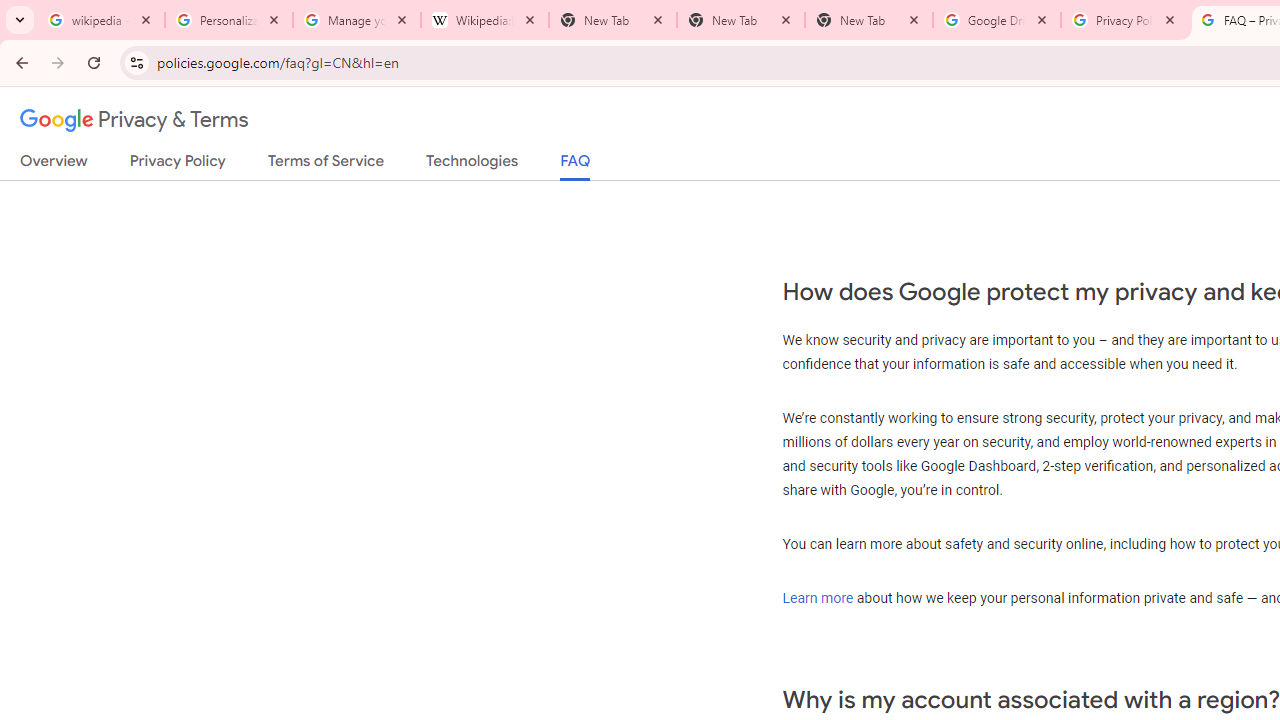 The image size is (1280, 720). I want to click on 'Google Drive: Sign-in', so click(997, 20).